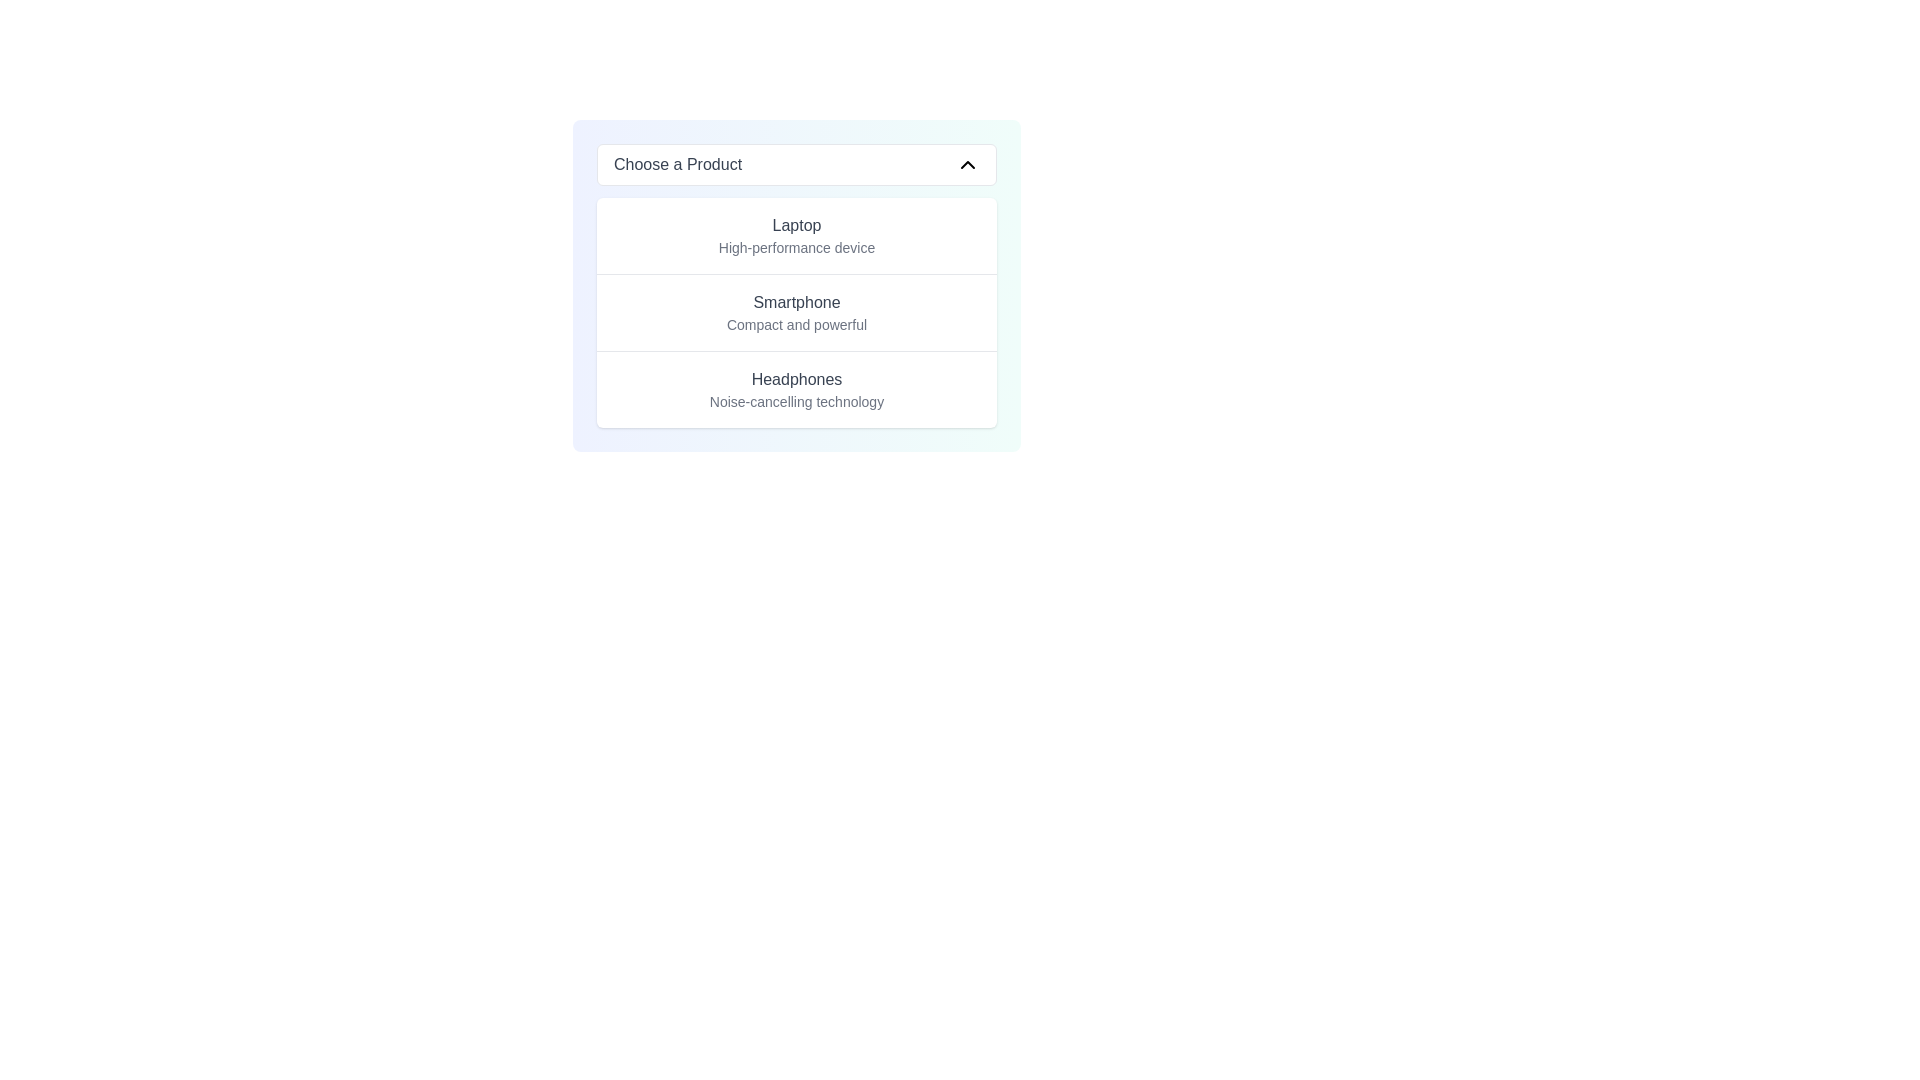  Describe the element at coordinates (795, 380) in the screenshot. I see `the main title text of the third option in the 'Choose a Product' dropdown menu, which features a description for 'Noise-cancelling technology.'` at that location.